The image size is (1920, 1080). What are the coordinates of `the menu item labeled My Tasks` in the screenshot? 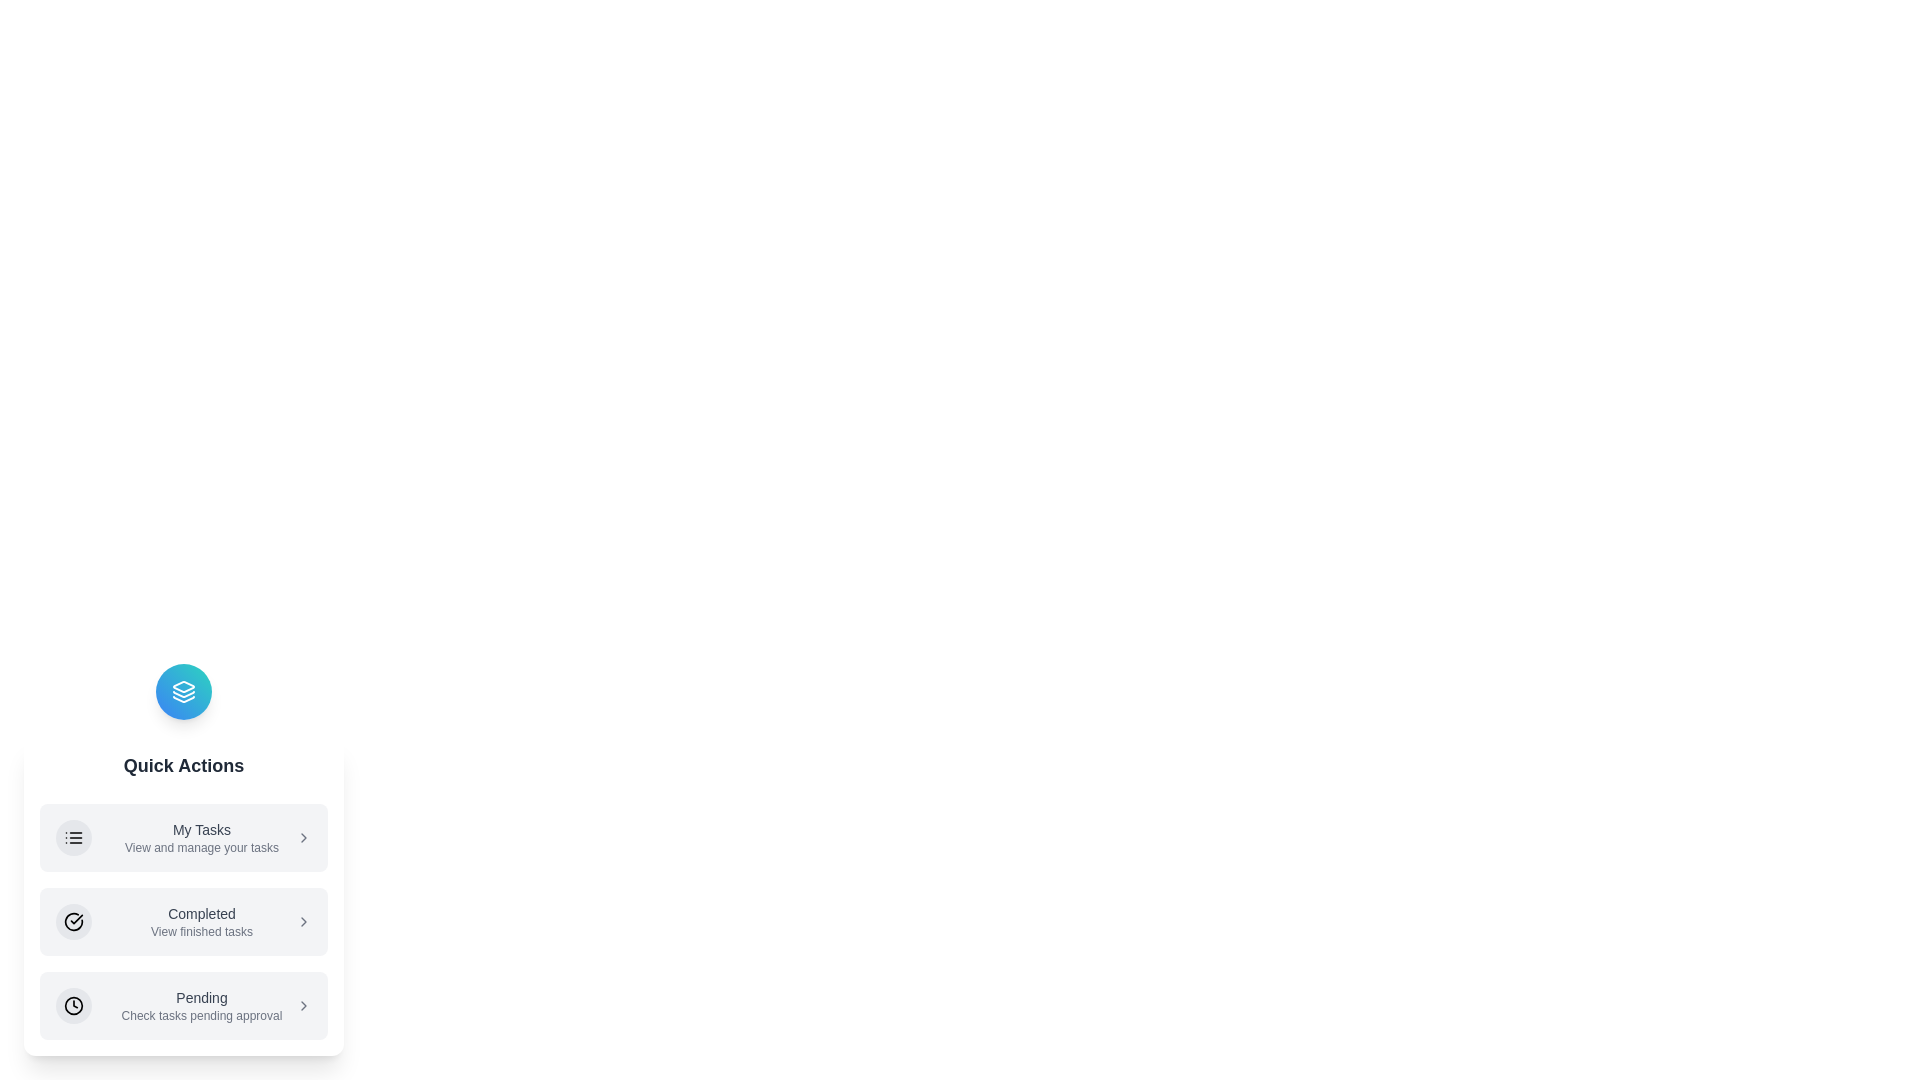 It's located at (183, 837).